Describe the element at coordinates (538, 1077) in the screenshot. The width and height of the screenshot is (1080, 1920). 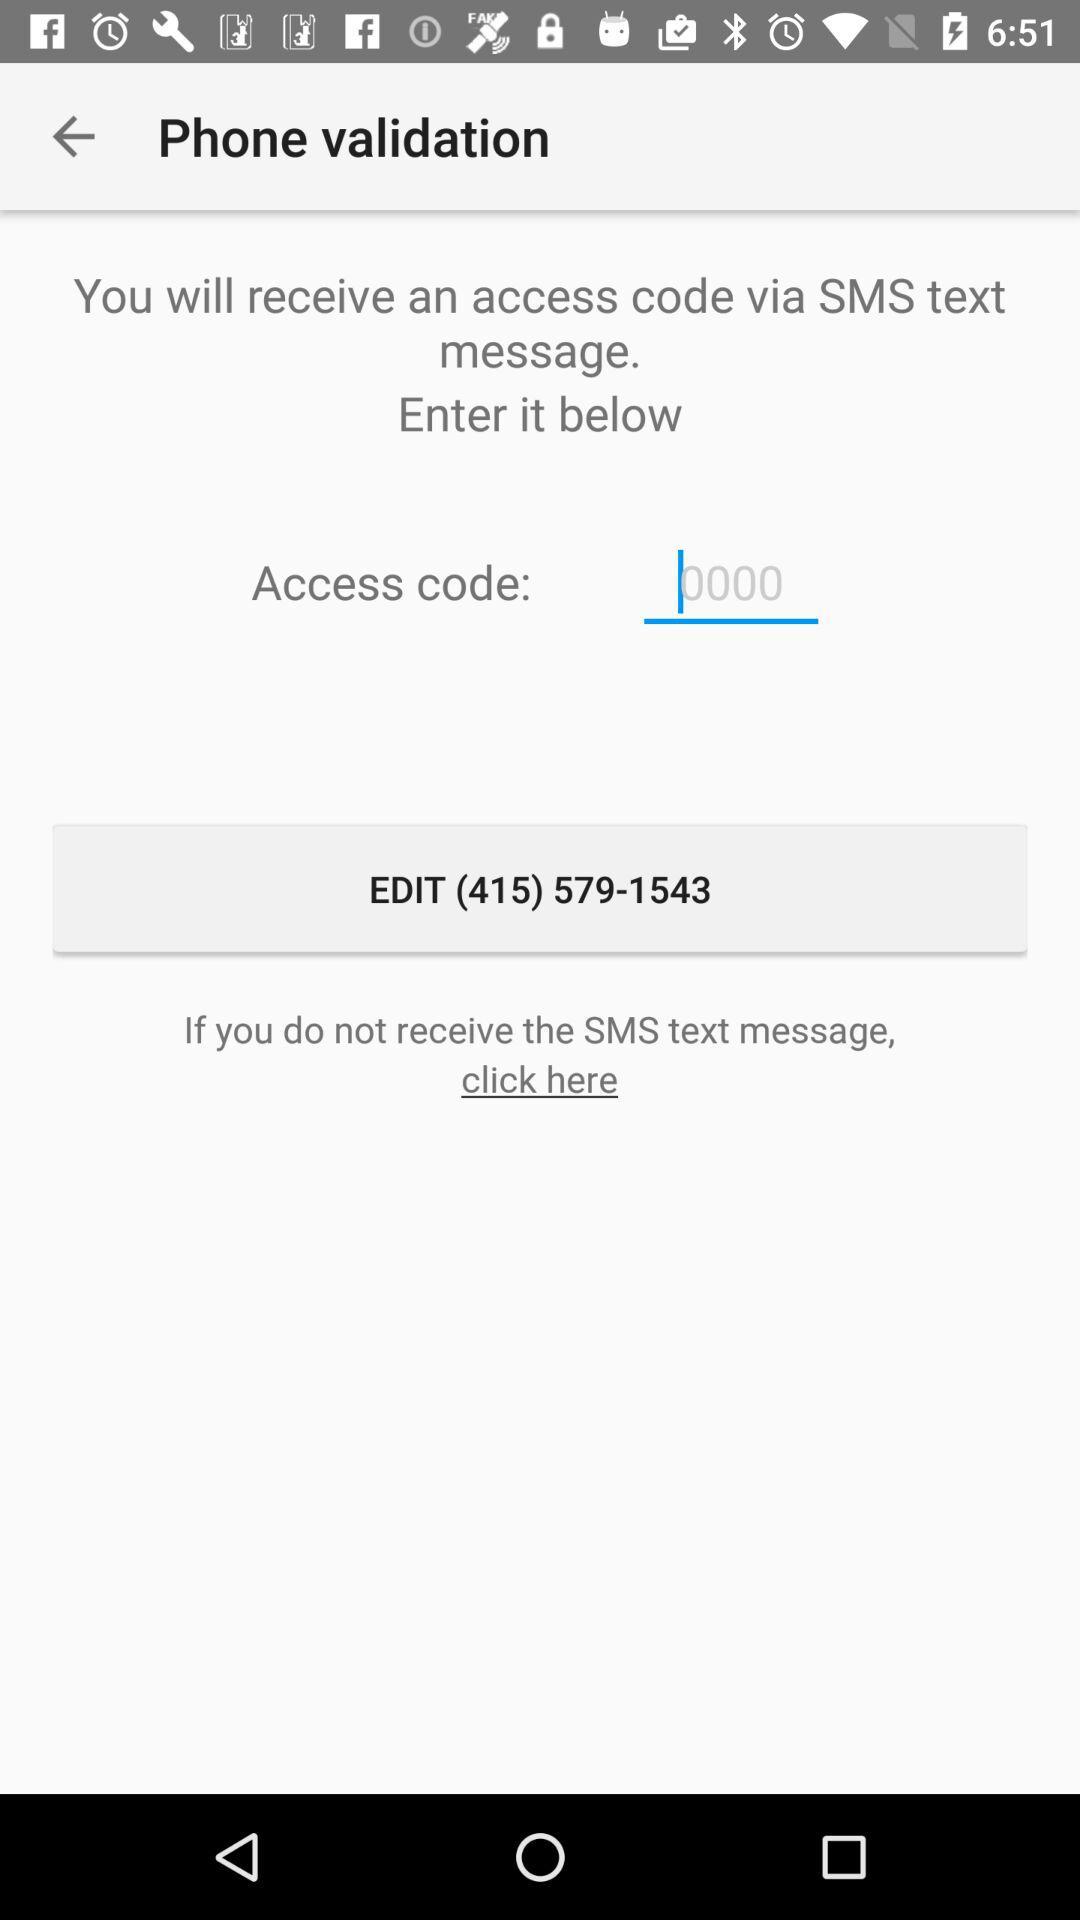
I see `click here icon` at that location.